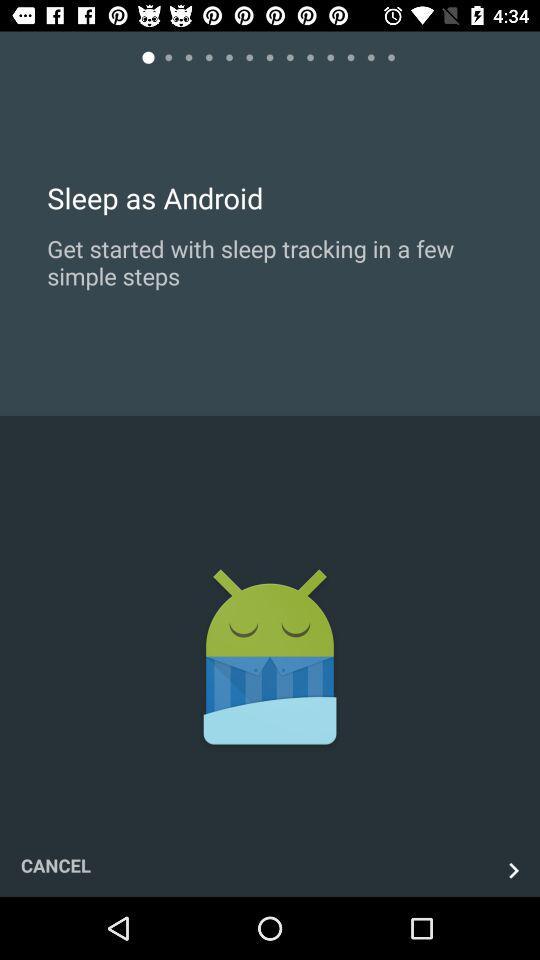 This screenshot has height=960, width=540. I want to click on next, so click(513, 869).